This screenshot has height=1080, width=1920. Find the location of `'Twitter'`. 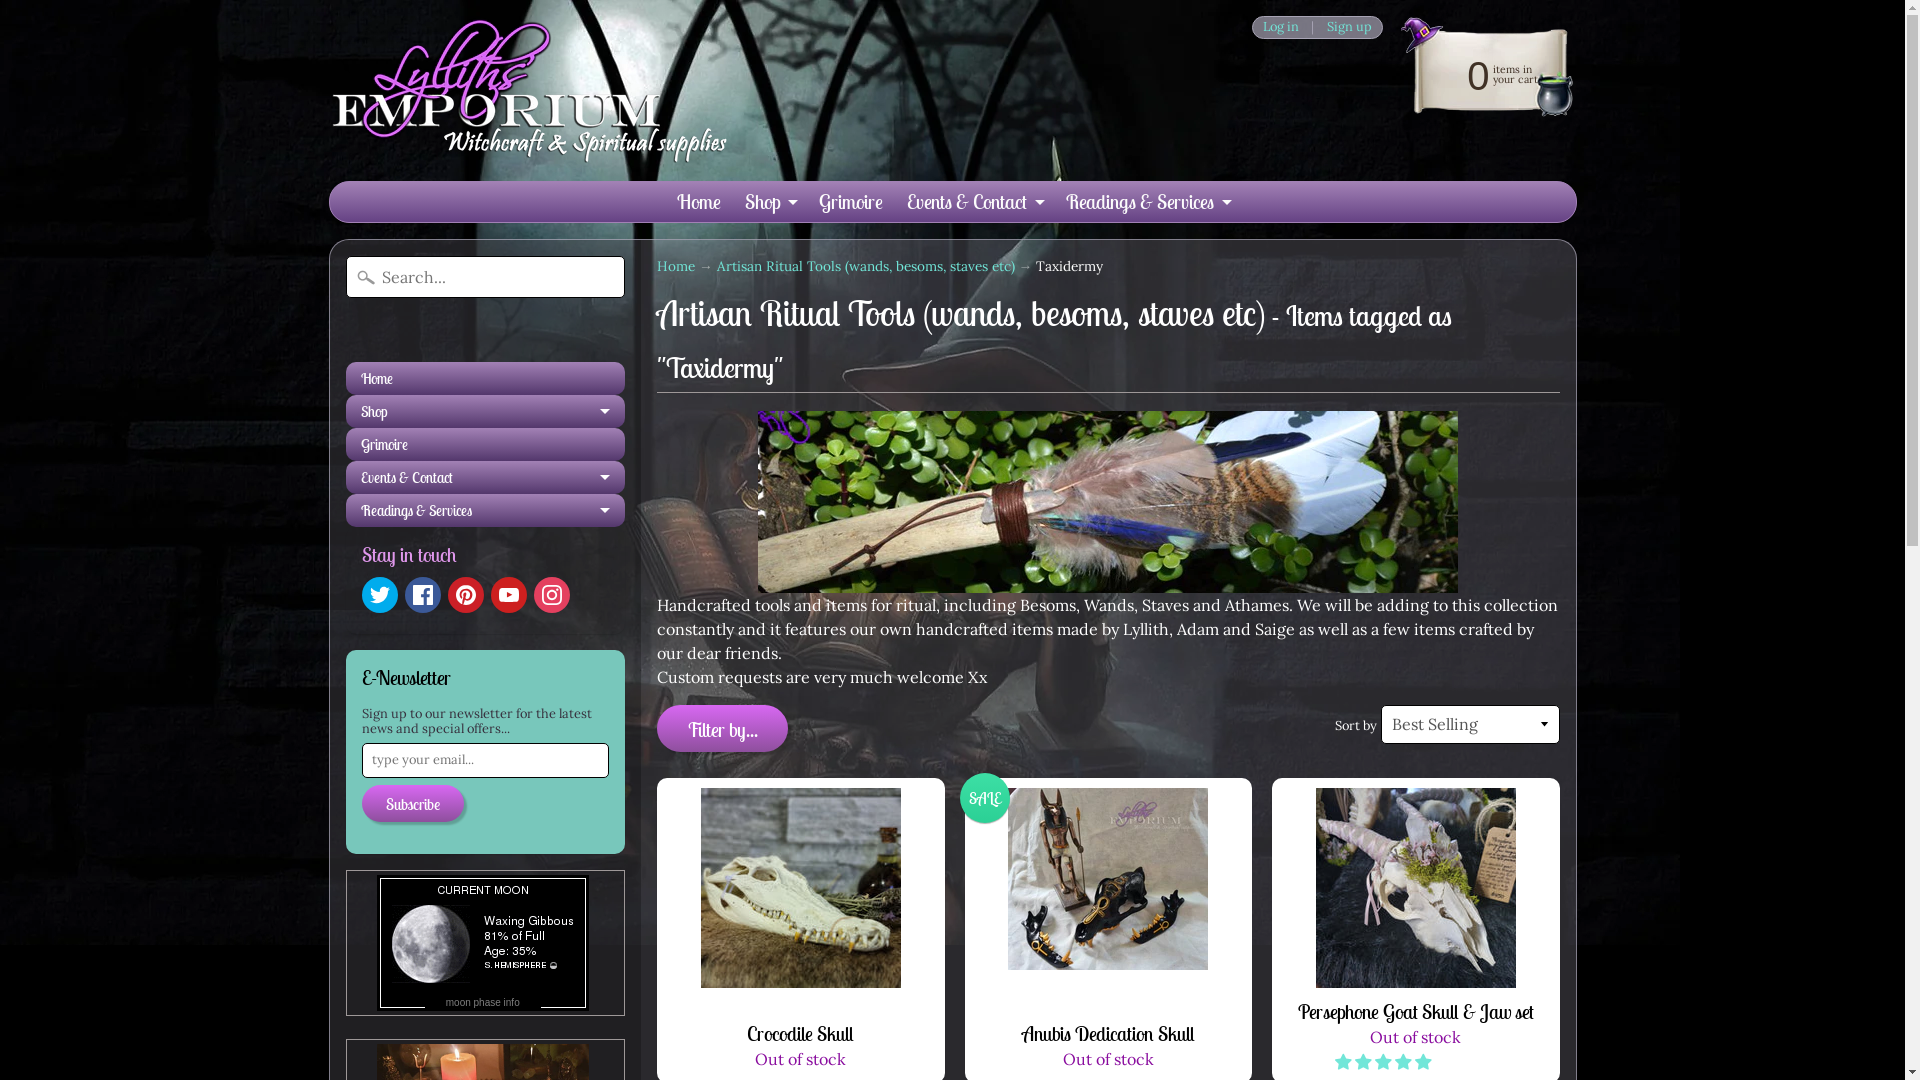

'Twitter' is located at coordinates (361, 593).